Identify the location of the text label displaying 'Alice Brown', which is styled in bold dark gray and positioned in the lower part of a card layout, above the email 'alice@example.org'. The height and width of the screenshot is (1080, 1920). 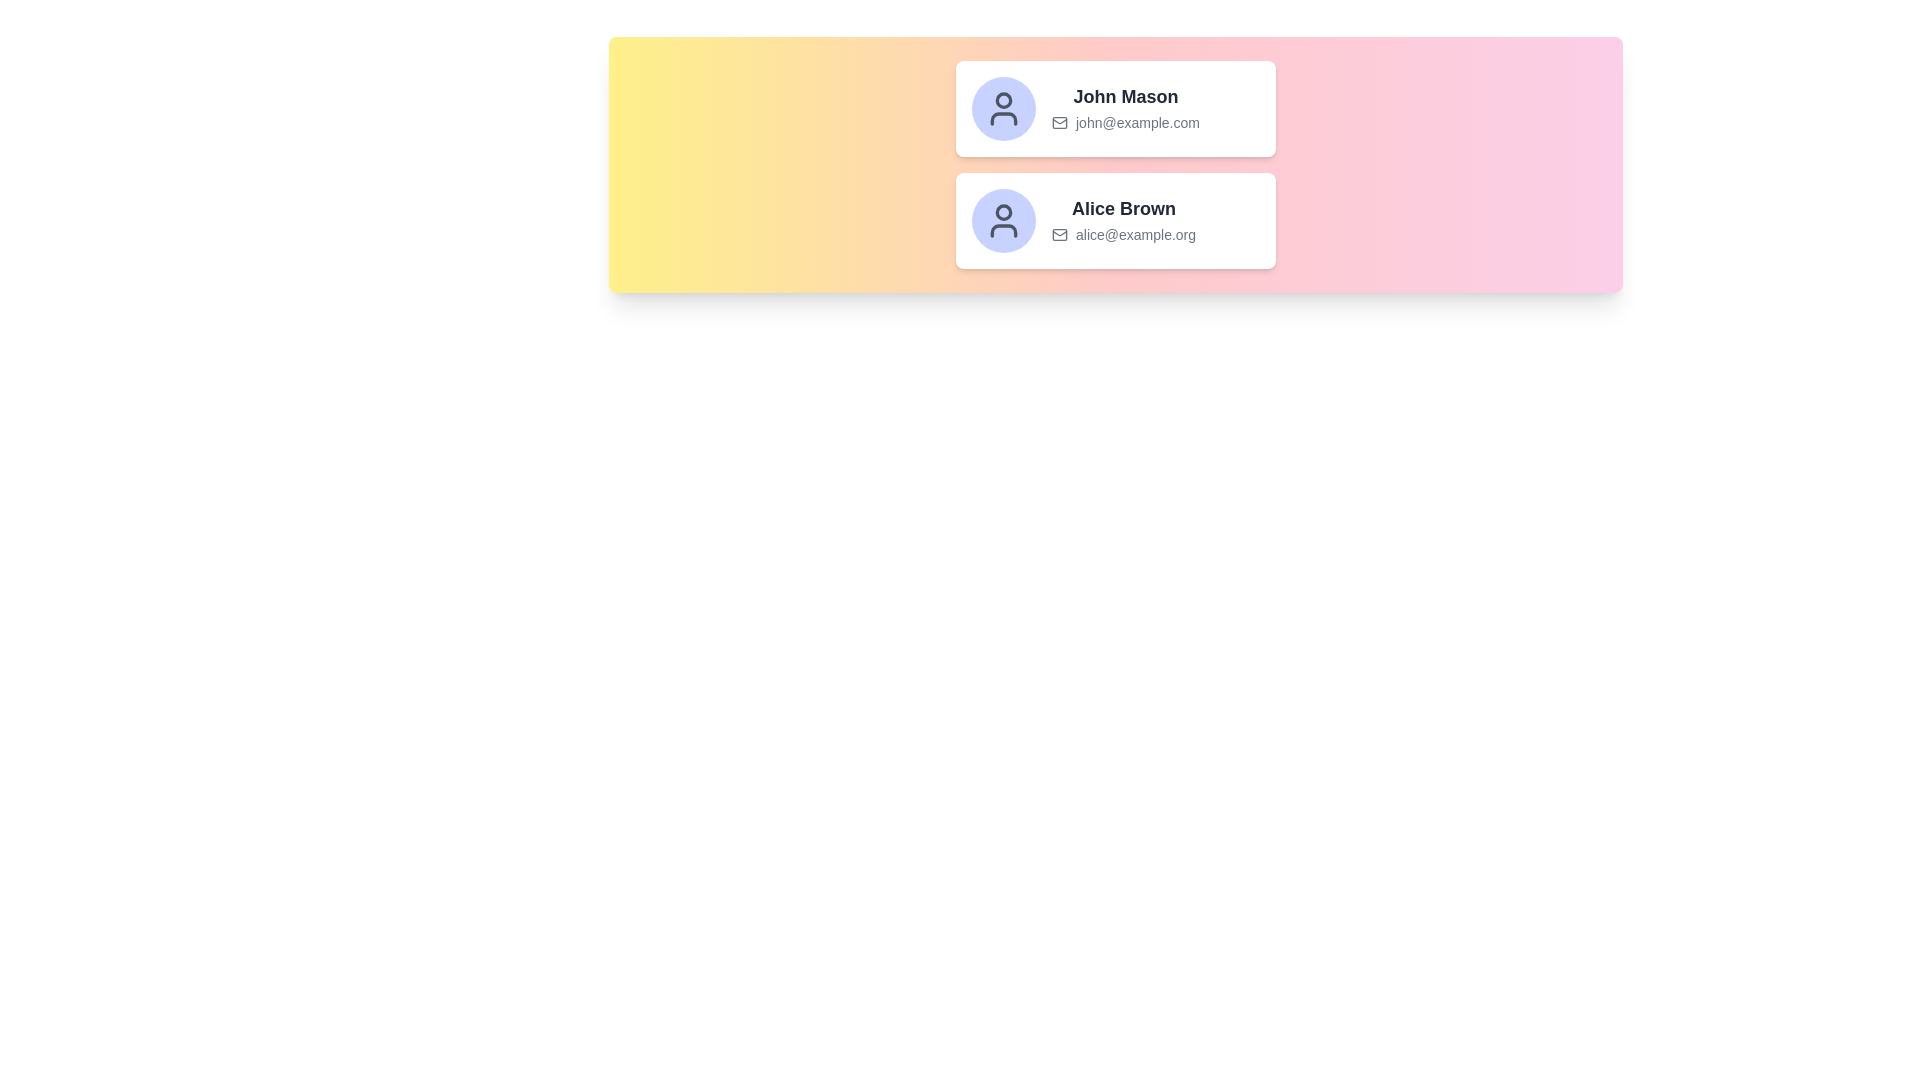
(1123, 208).